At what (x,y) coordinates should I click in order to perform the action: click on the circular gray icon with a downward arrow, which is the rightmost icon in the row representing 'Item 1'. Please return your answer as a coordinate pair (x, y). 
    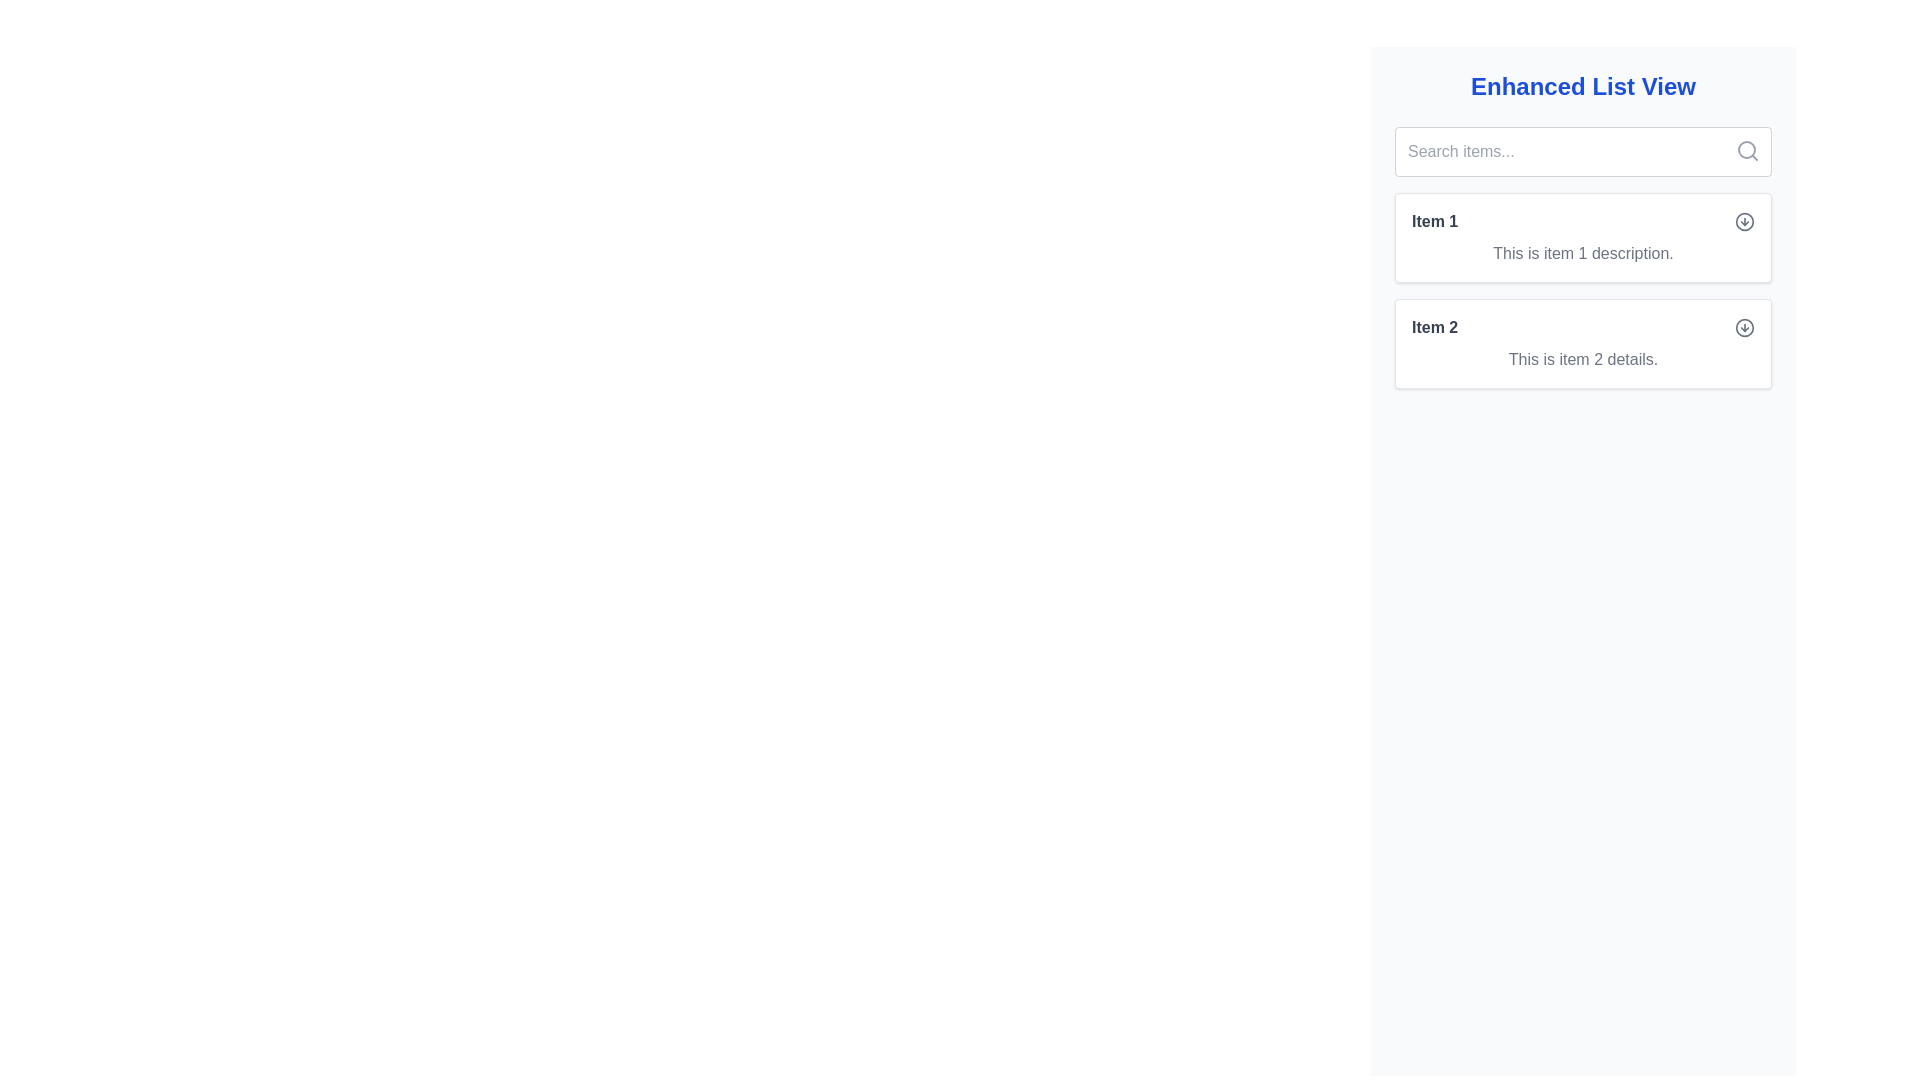
    Looking at the image, I should click on (1744, 222).